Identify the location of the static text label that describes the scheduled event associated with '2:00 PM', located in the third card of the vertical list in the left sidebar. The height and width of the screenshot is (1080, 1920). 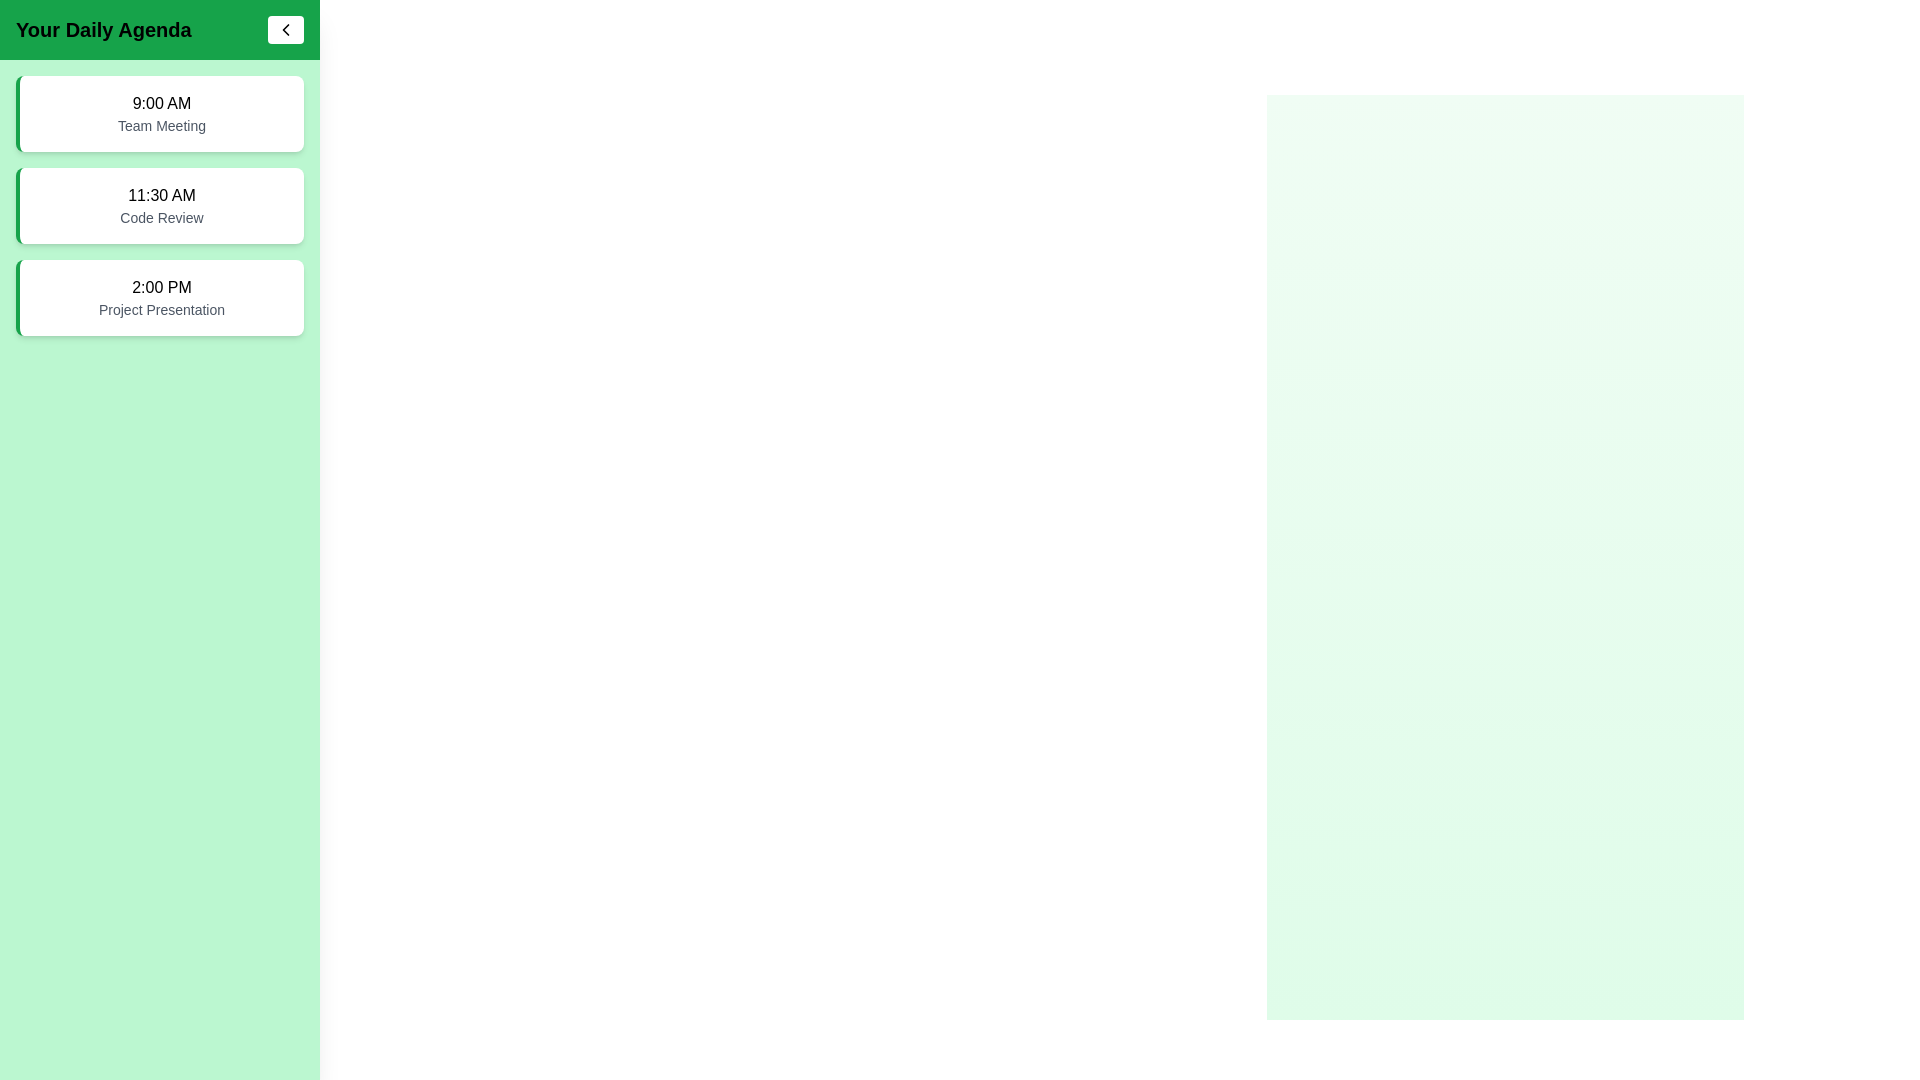
(162, 309).